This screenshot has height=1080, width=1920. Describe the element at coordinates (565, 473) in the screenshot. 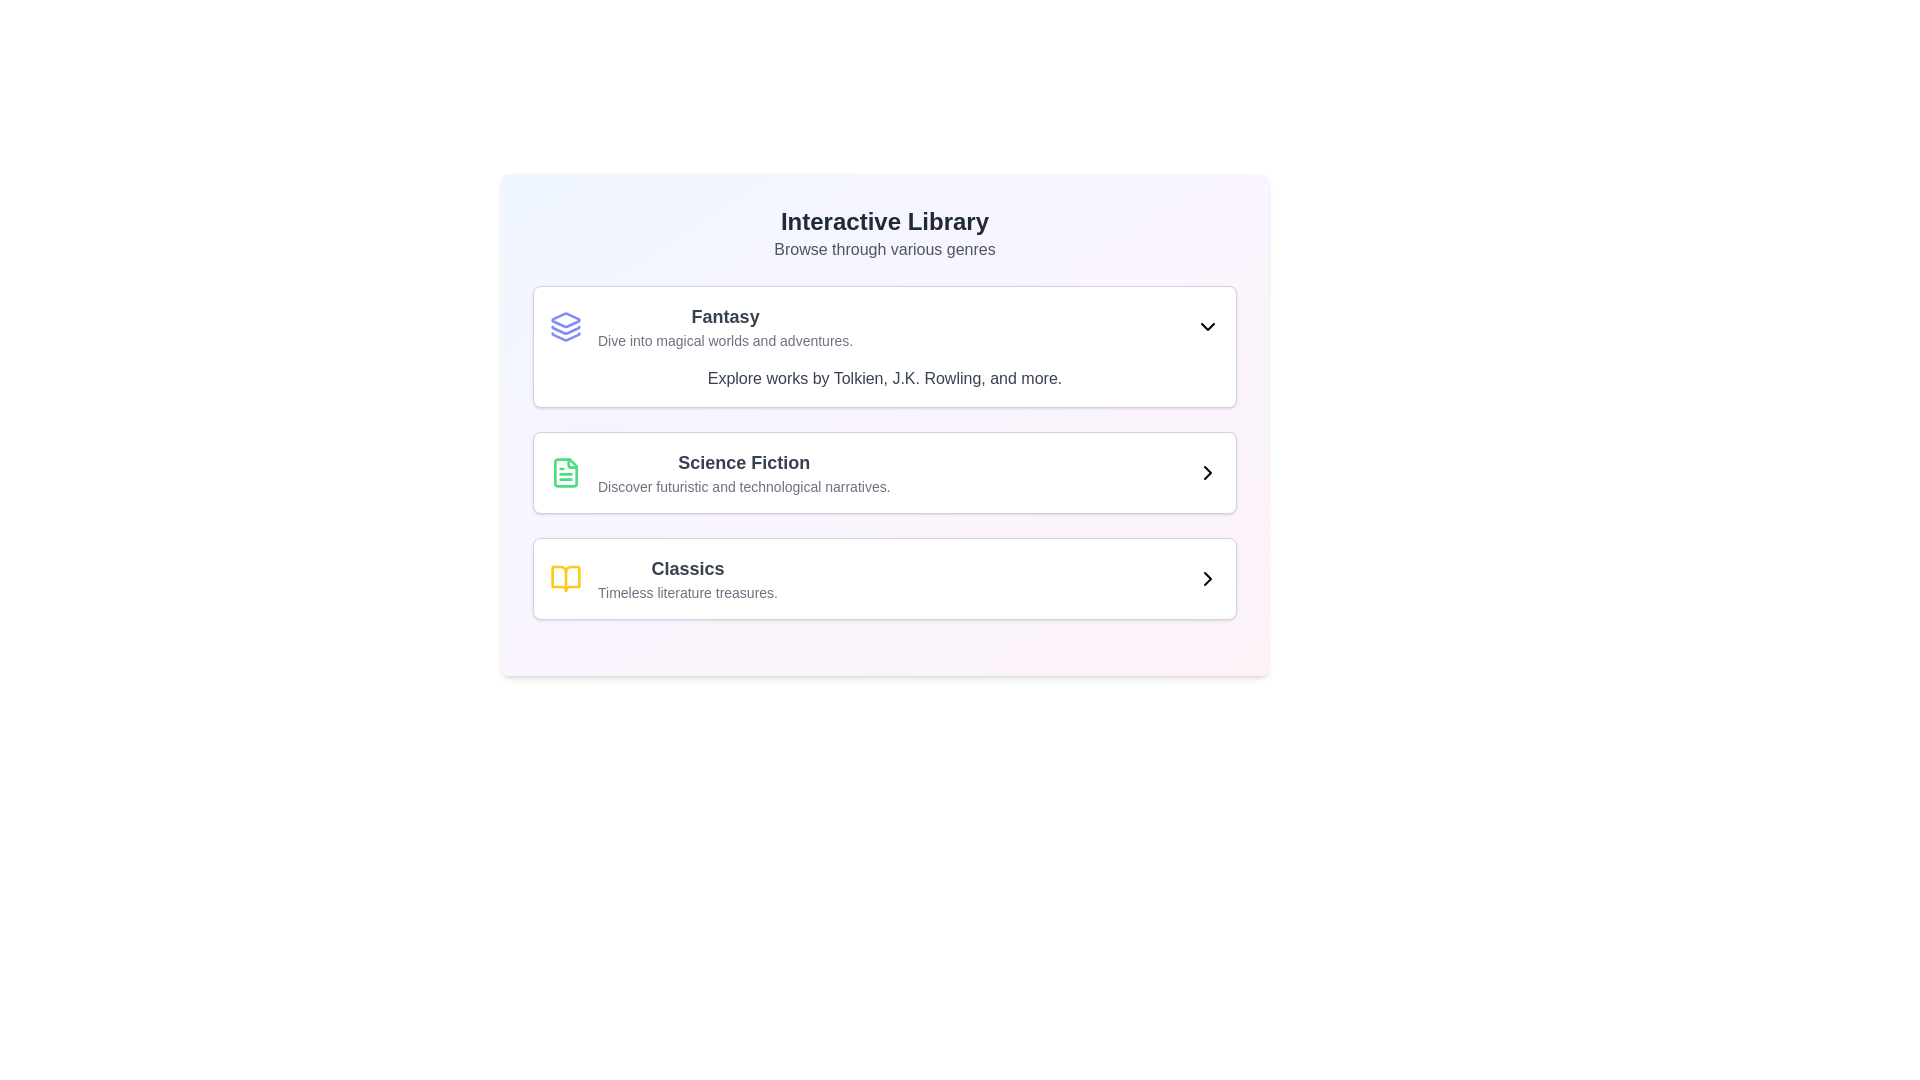

I see `the 'Science Fiction' icon` at that location.